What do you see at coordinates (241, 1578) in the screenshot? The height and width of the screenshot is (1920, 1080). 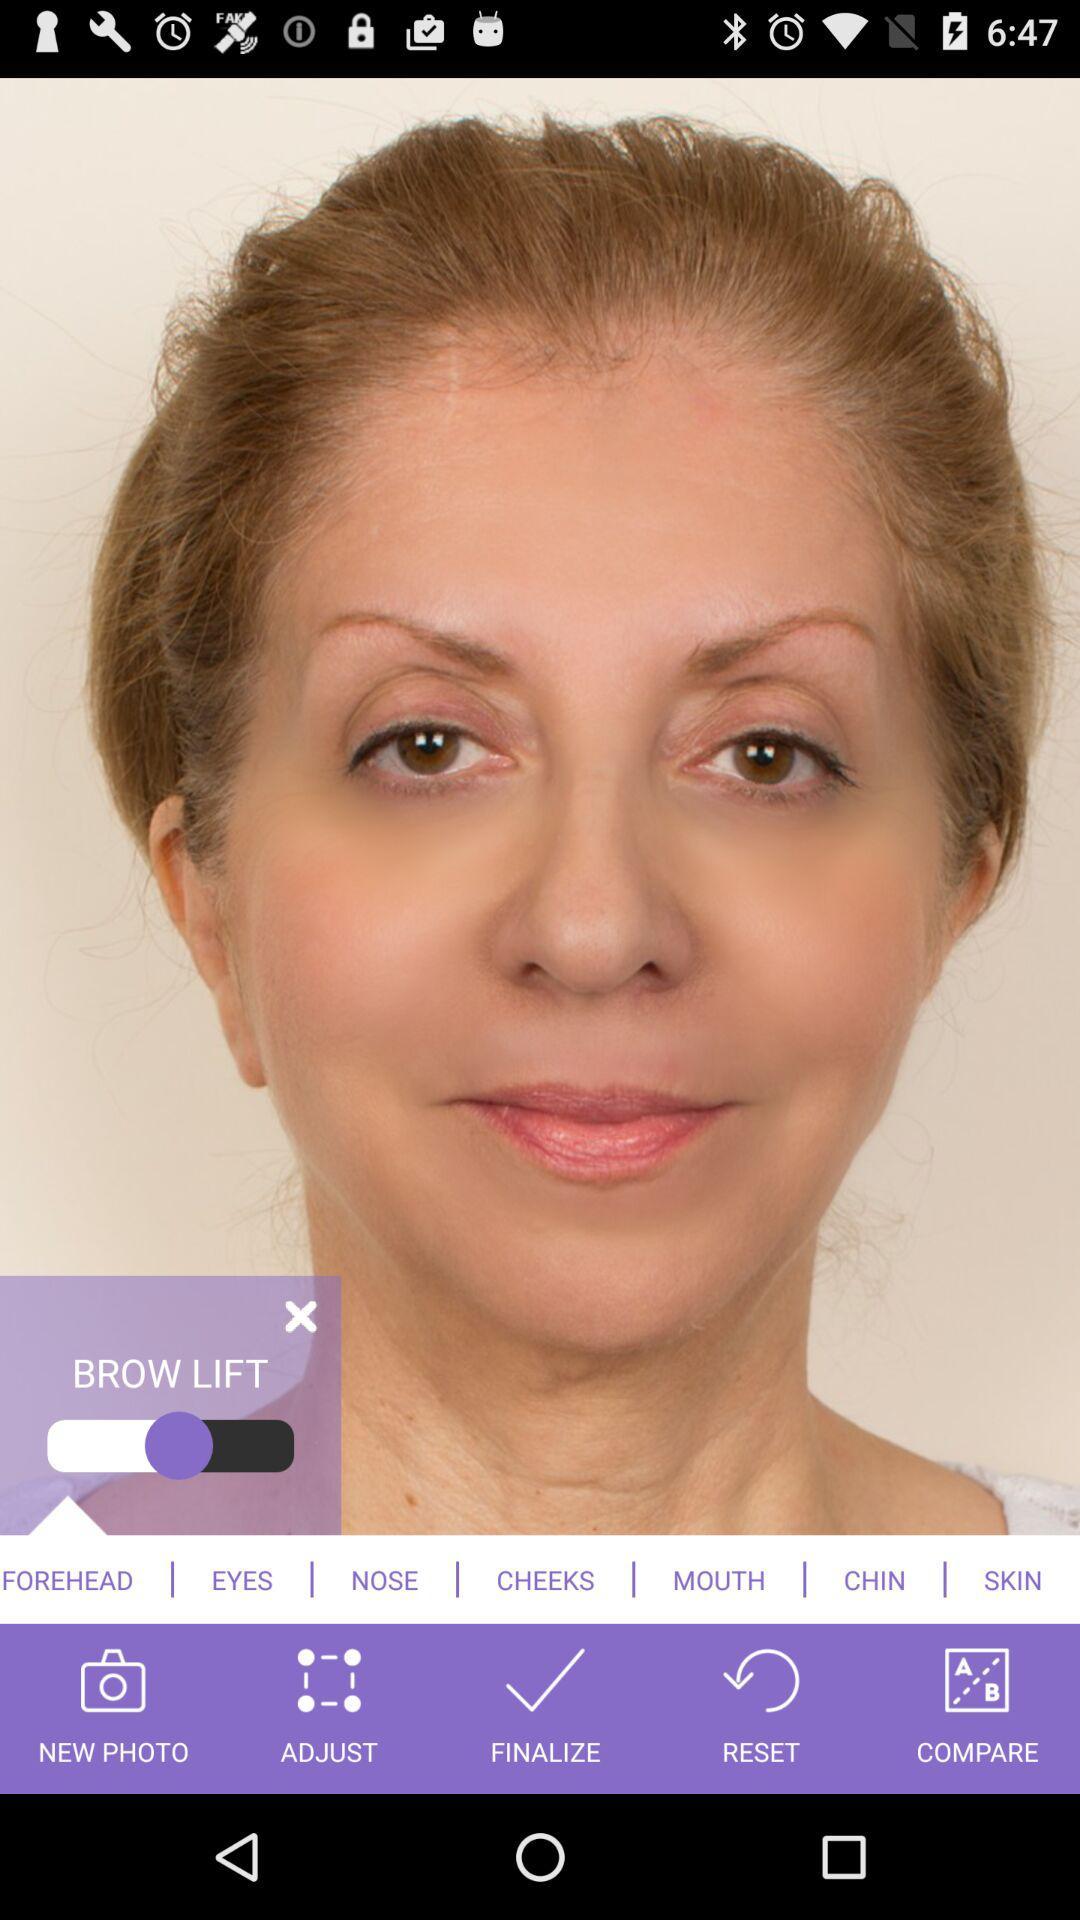 I see `eyes icon` at bounding box center [241, 1578].